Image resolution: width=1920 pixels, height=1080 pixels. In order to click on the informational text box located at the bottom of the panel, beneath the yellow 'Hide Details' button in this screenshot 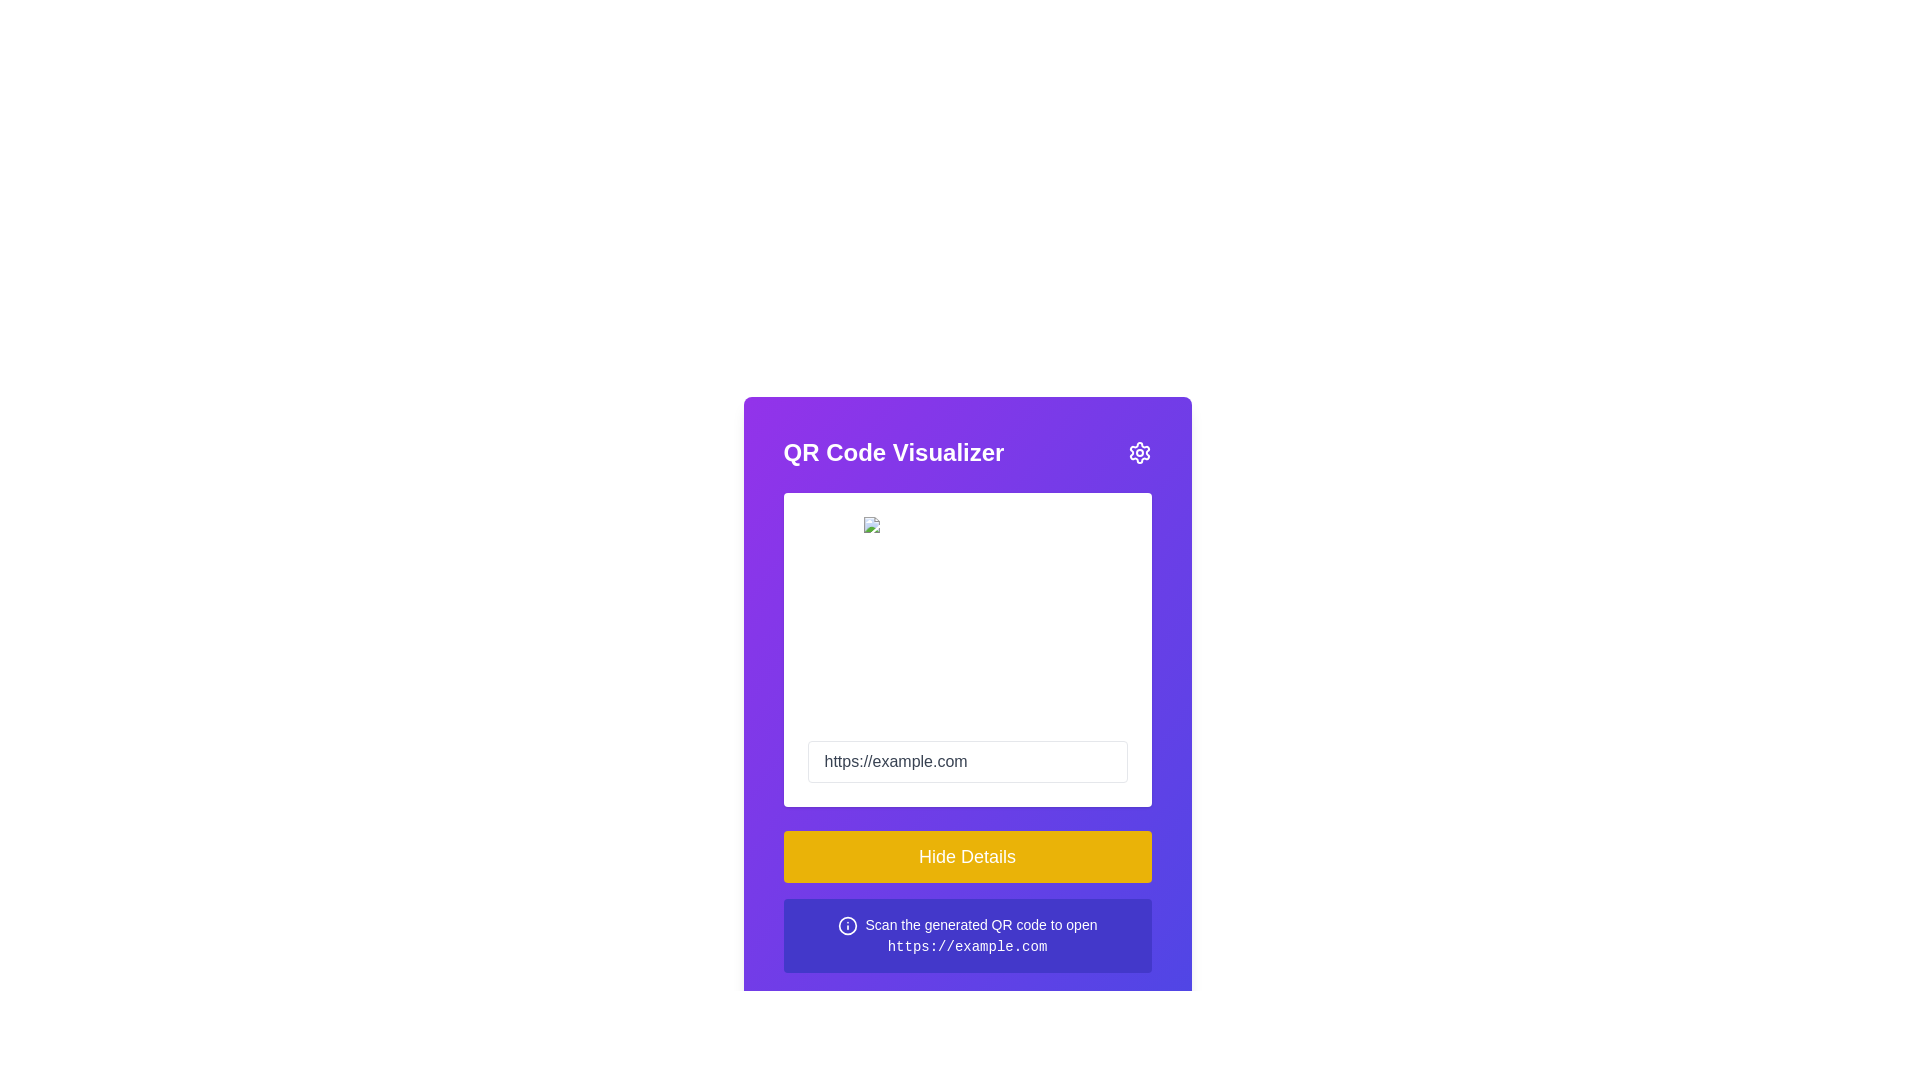, I will do `click(967, 936)`.